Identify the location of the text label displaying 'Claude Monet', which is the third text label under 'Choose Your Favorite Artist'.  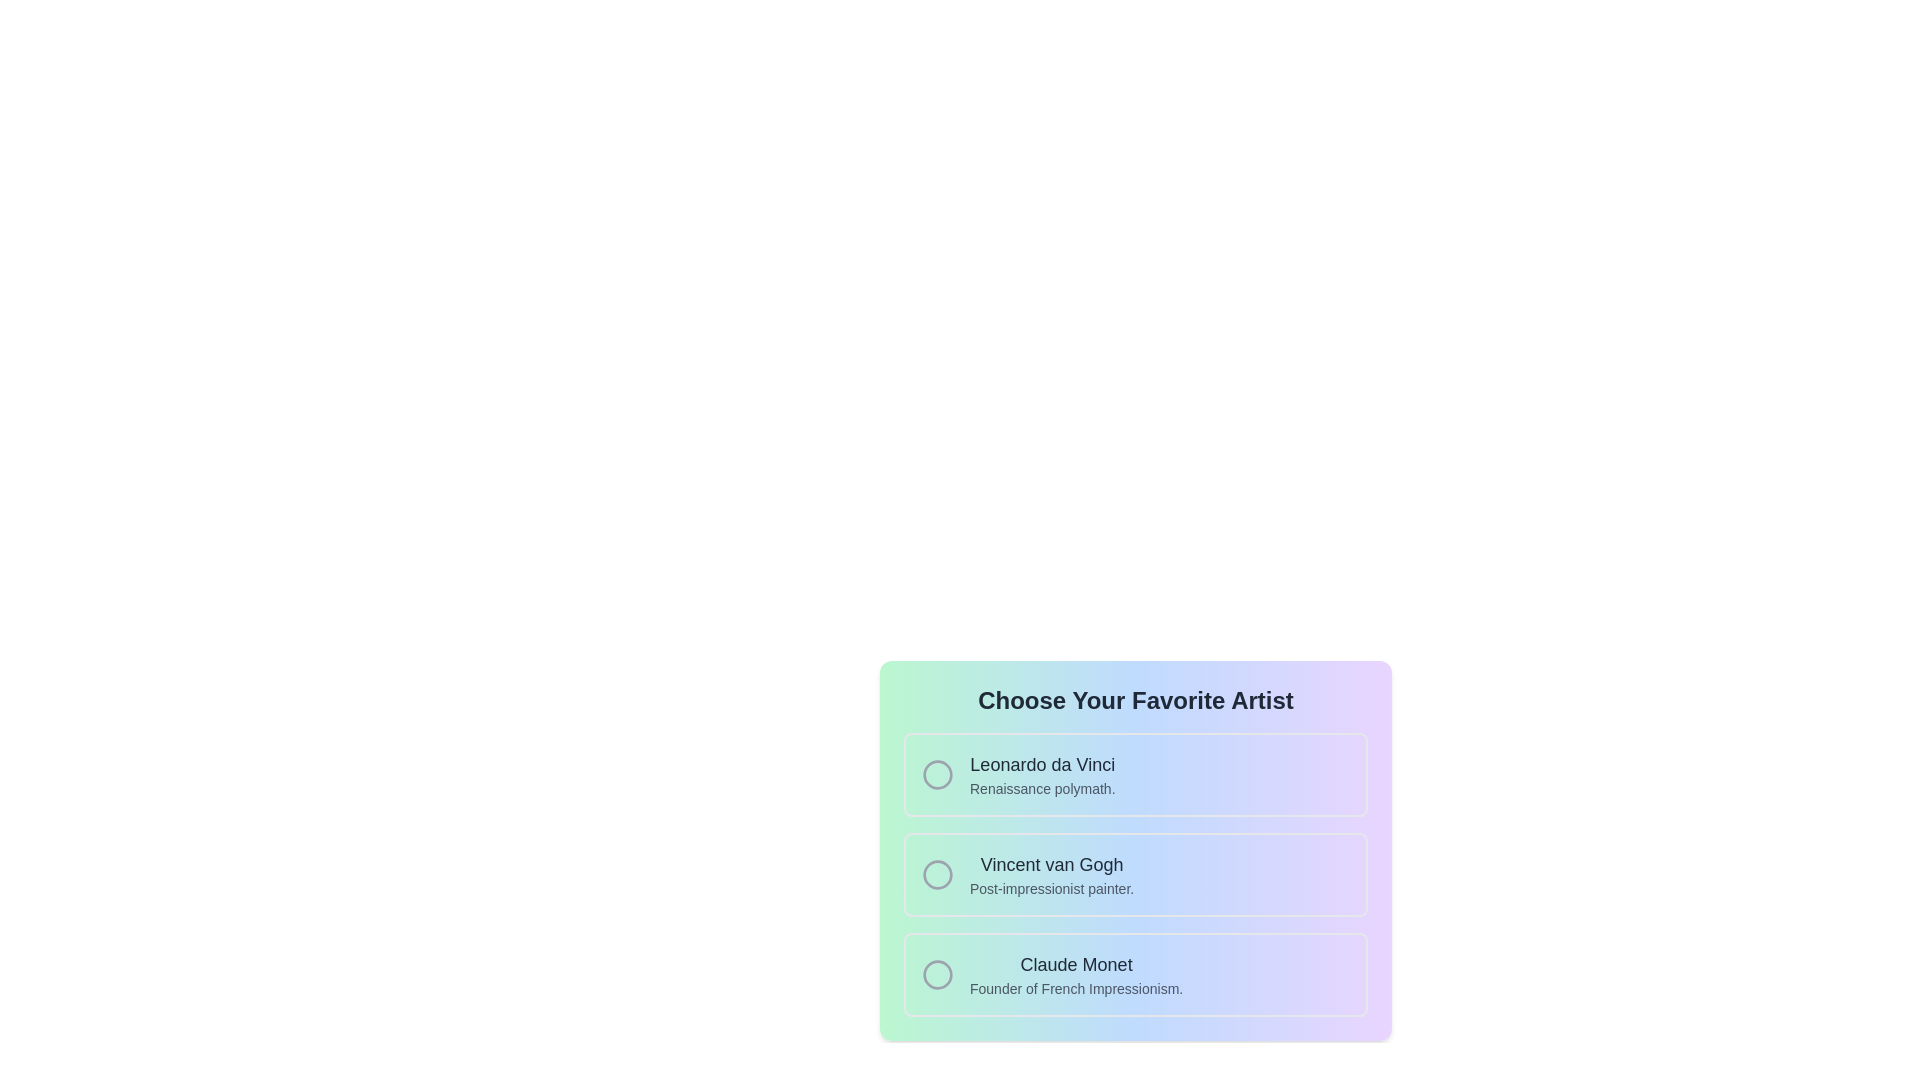
(1075, 963).